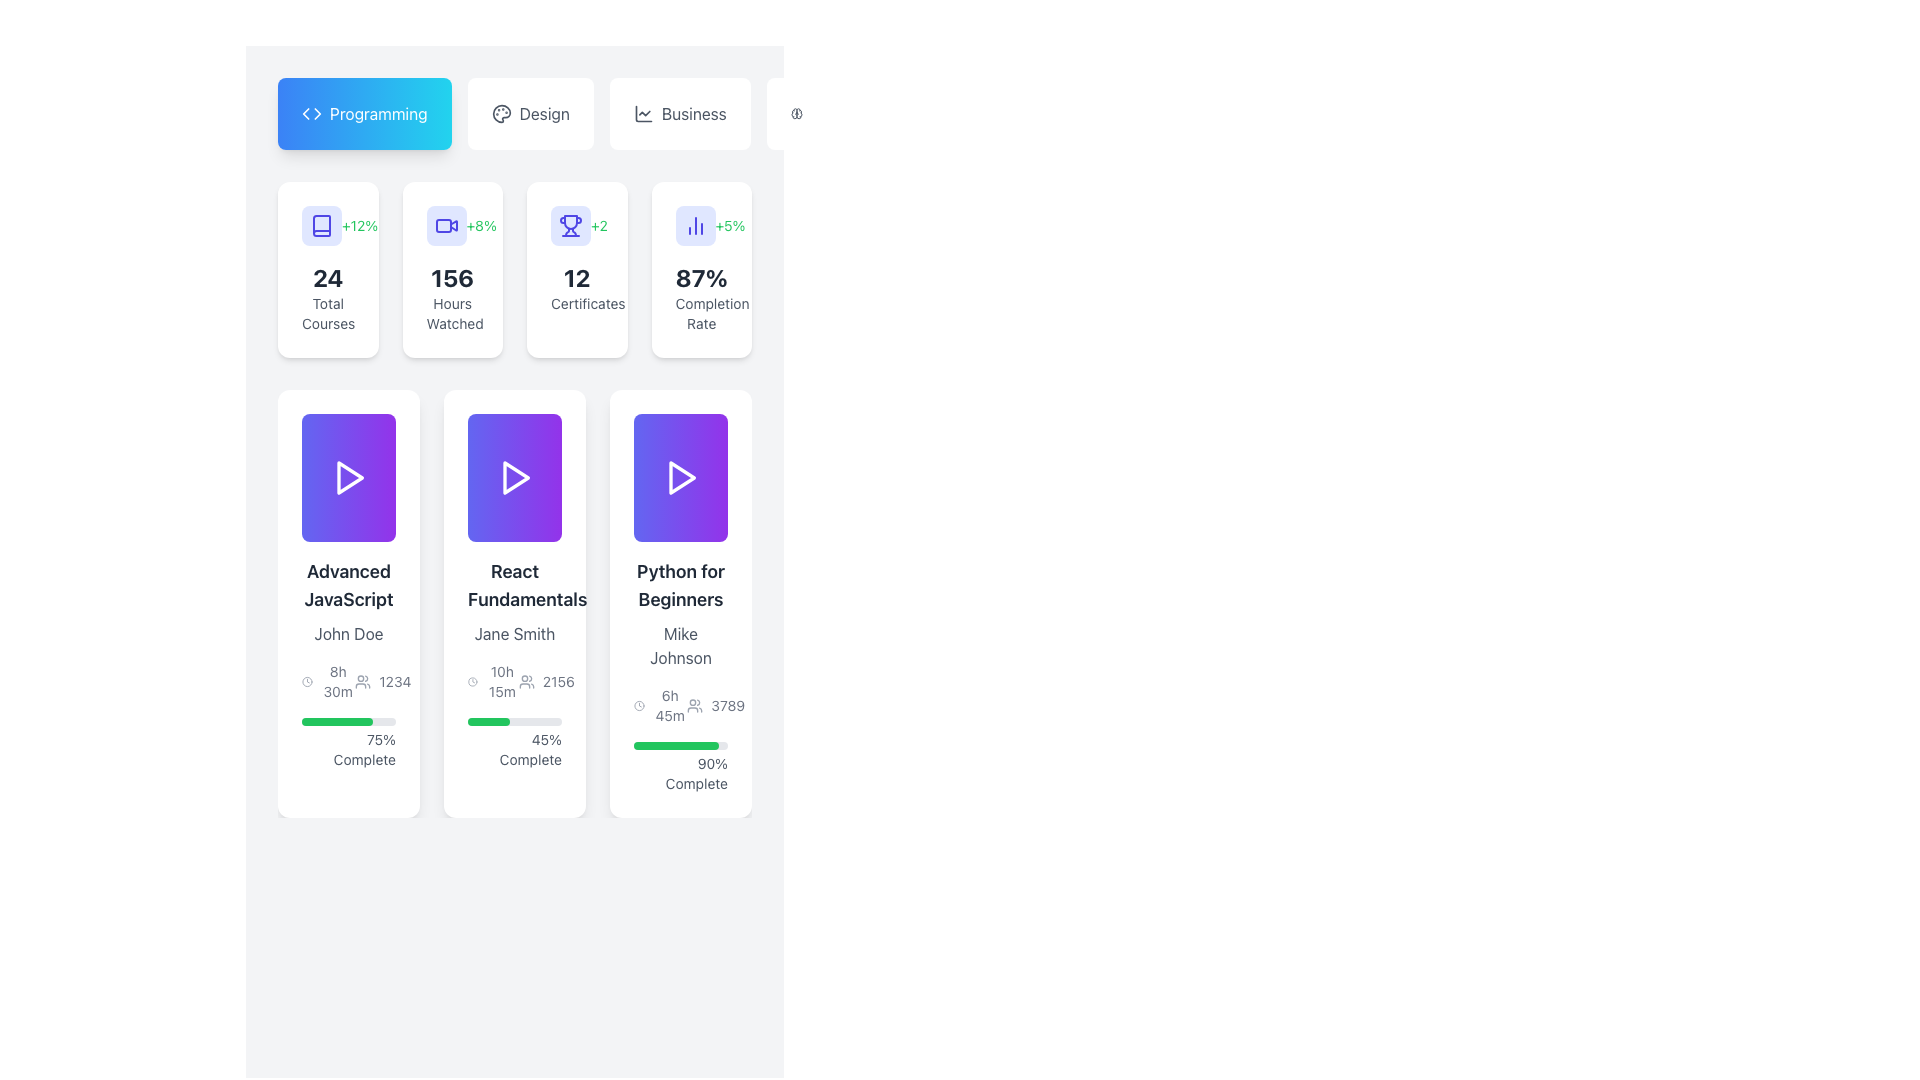 Image resolution: width=1920 pixels, height=1080 pixels. I want to click on the 'Certificates' text label which indicates the category for the displayed count of '12' in the card structure, so click(576, 304).